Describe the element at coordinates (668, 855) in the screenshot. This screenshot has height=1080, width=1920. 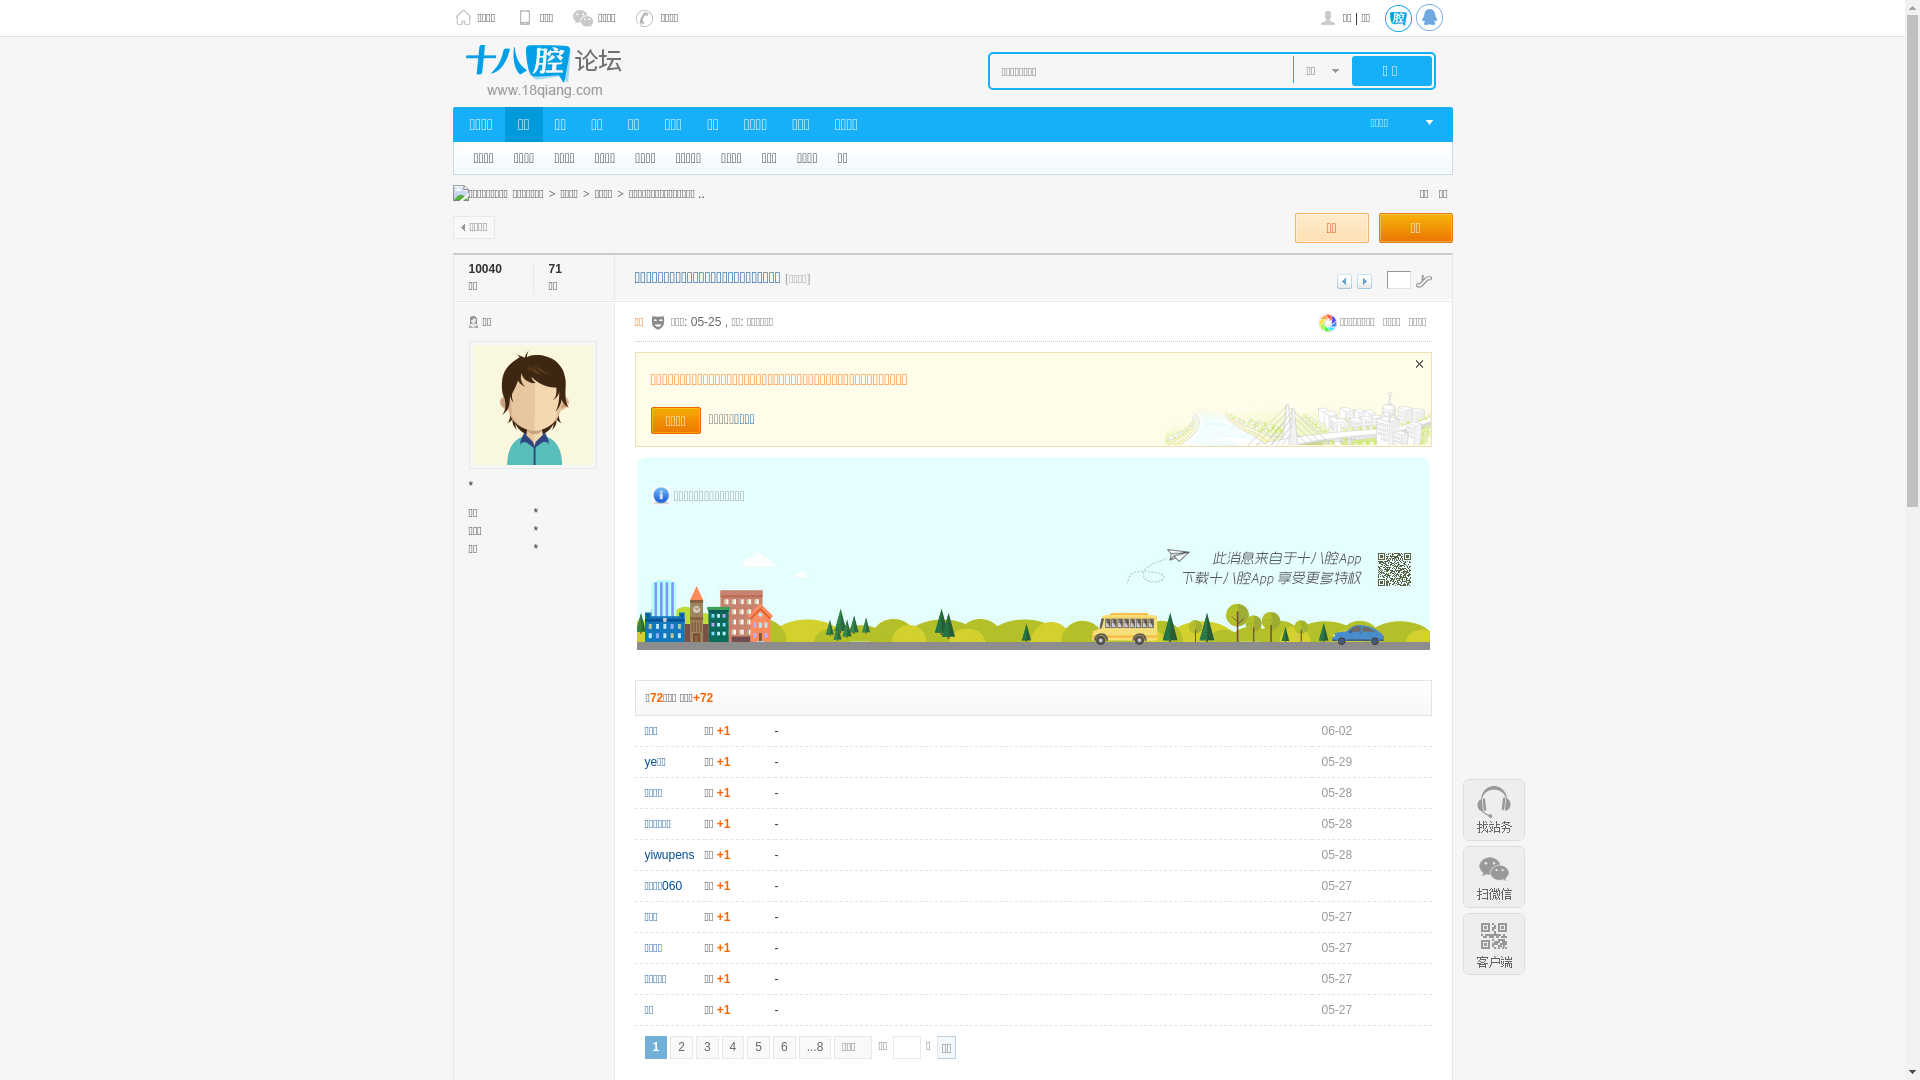
I see `'yiwupens'` at that location.